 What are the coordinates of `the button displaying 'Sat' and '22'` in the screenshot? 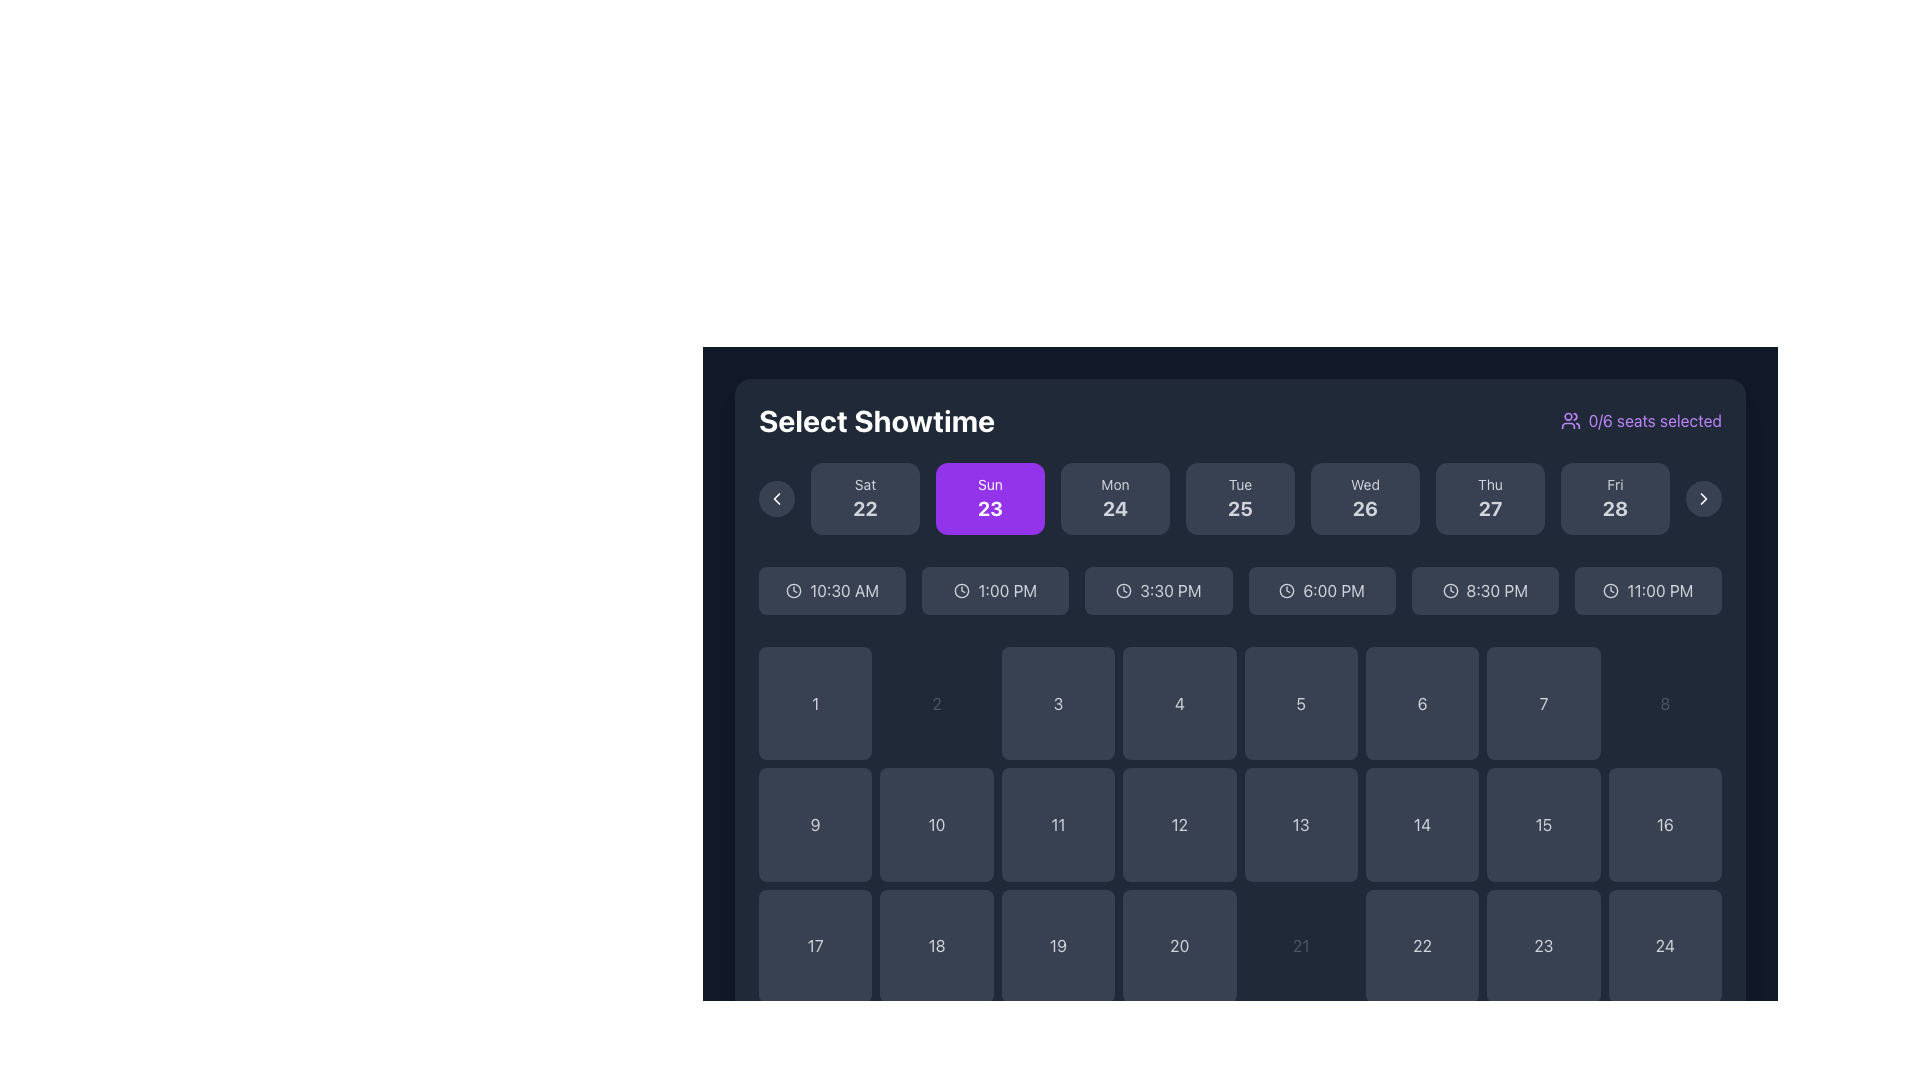 It's located at (865, 497).